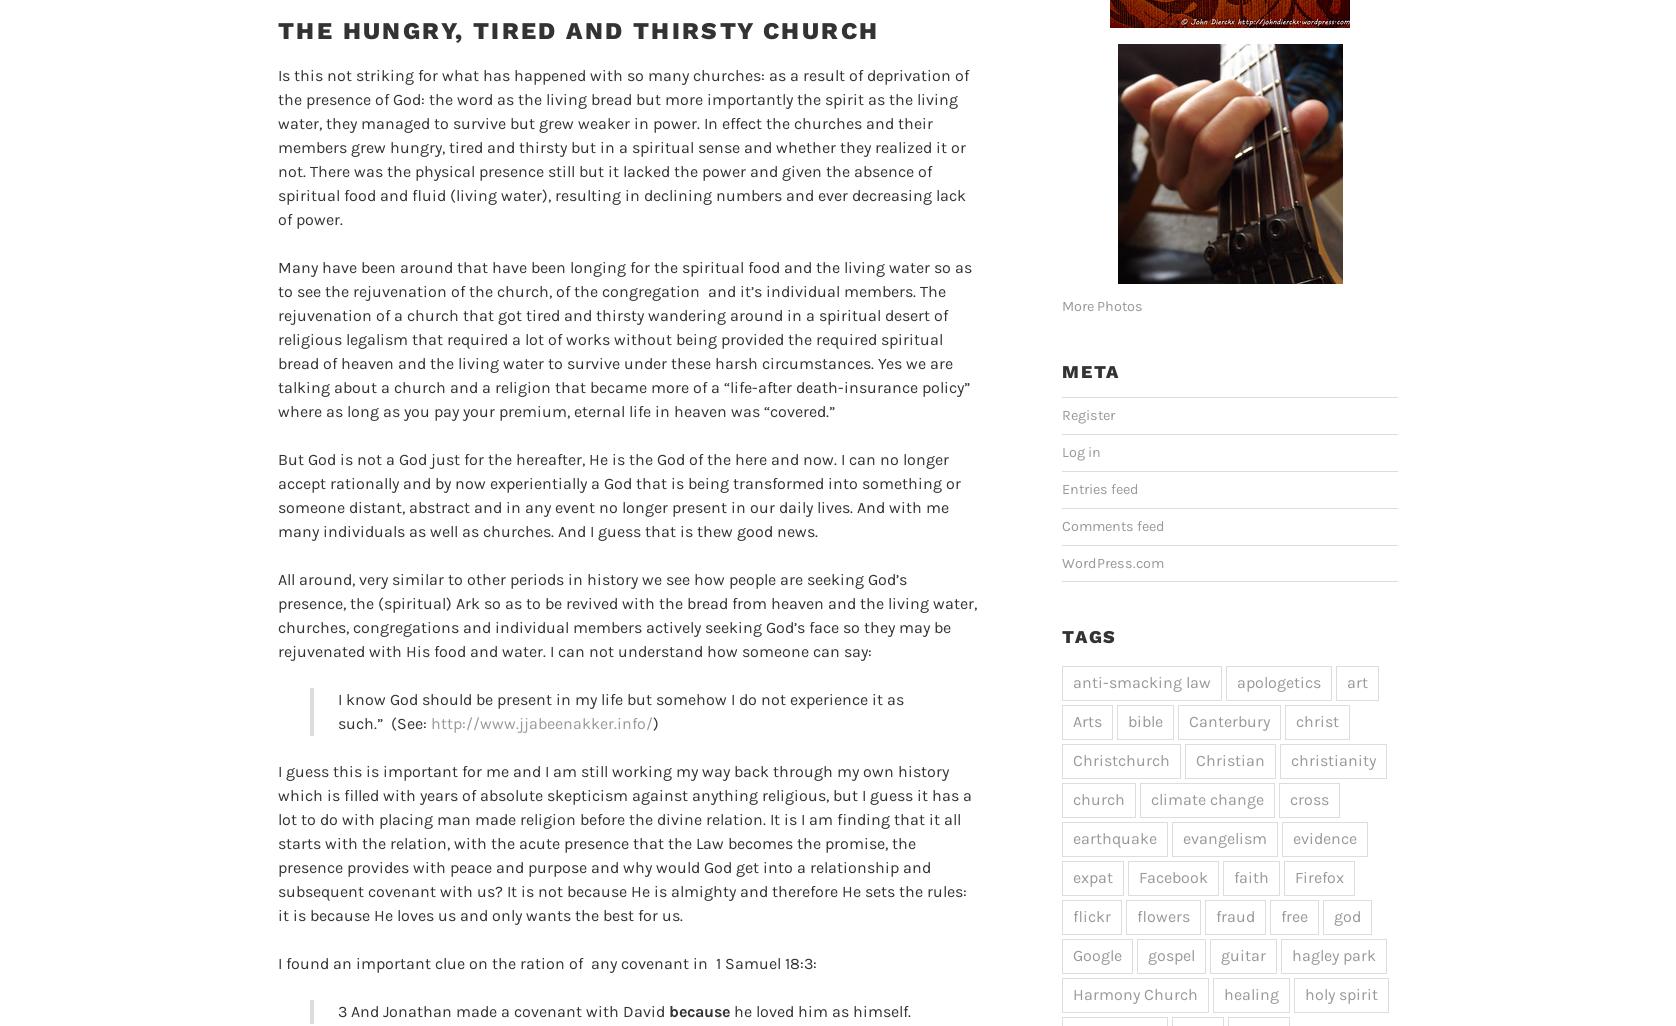 This screenshot has height=1026, width=1676. What do you see at coordinates (1333, 759) in the screenshot?
I see `'christianity'` at bounding box center [1333, 759].